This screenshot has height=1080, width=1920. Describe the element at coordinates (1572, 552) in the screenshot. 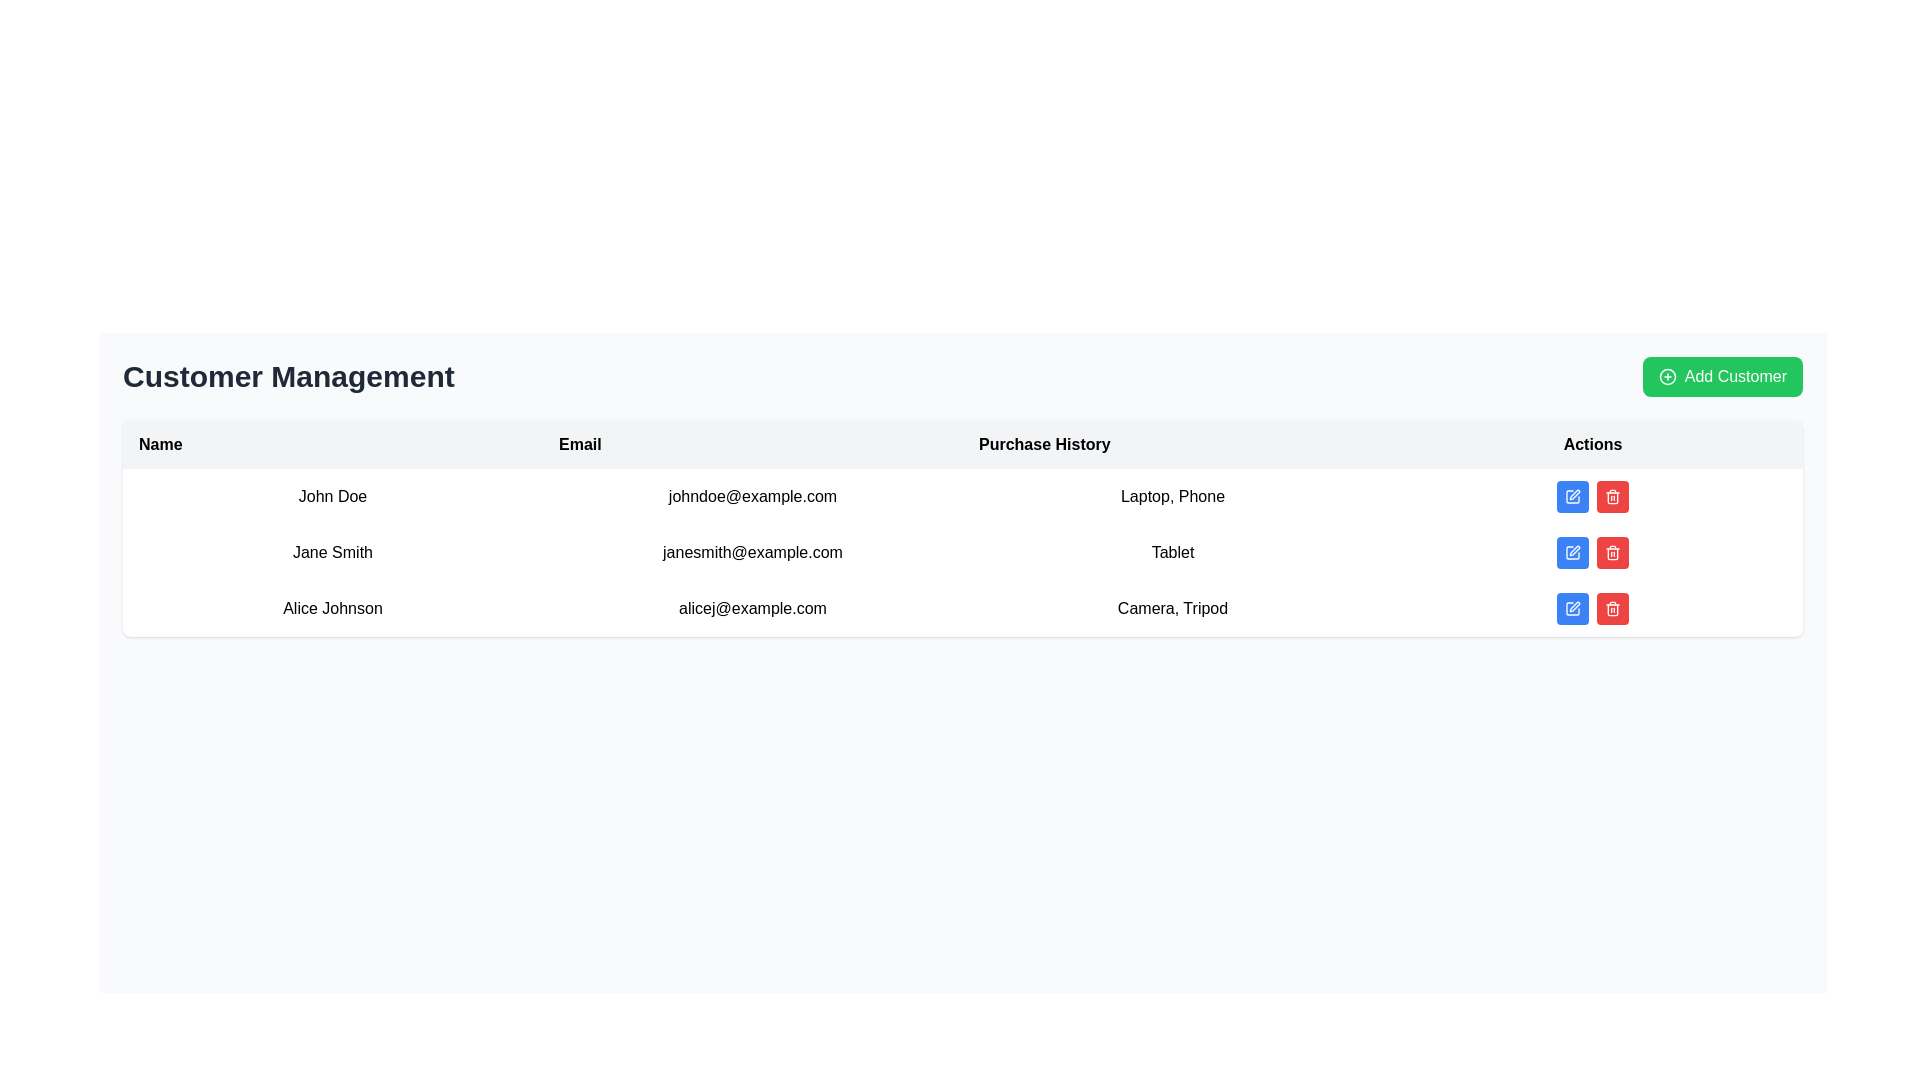

I see `the pen icon button within the blue circular background located in the 'Actions' column for the second row associated with 'Jane Smith'` at that location.